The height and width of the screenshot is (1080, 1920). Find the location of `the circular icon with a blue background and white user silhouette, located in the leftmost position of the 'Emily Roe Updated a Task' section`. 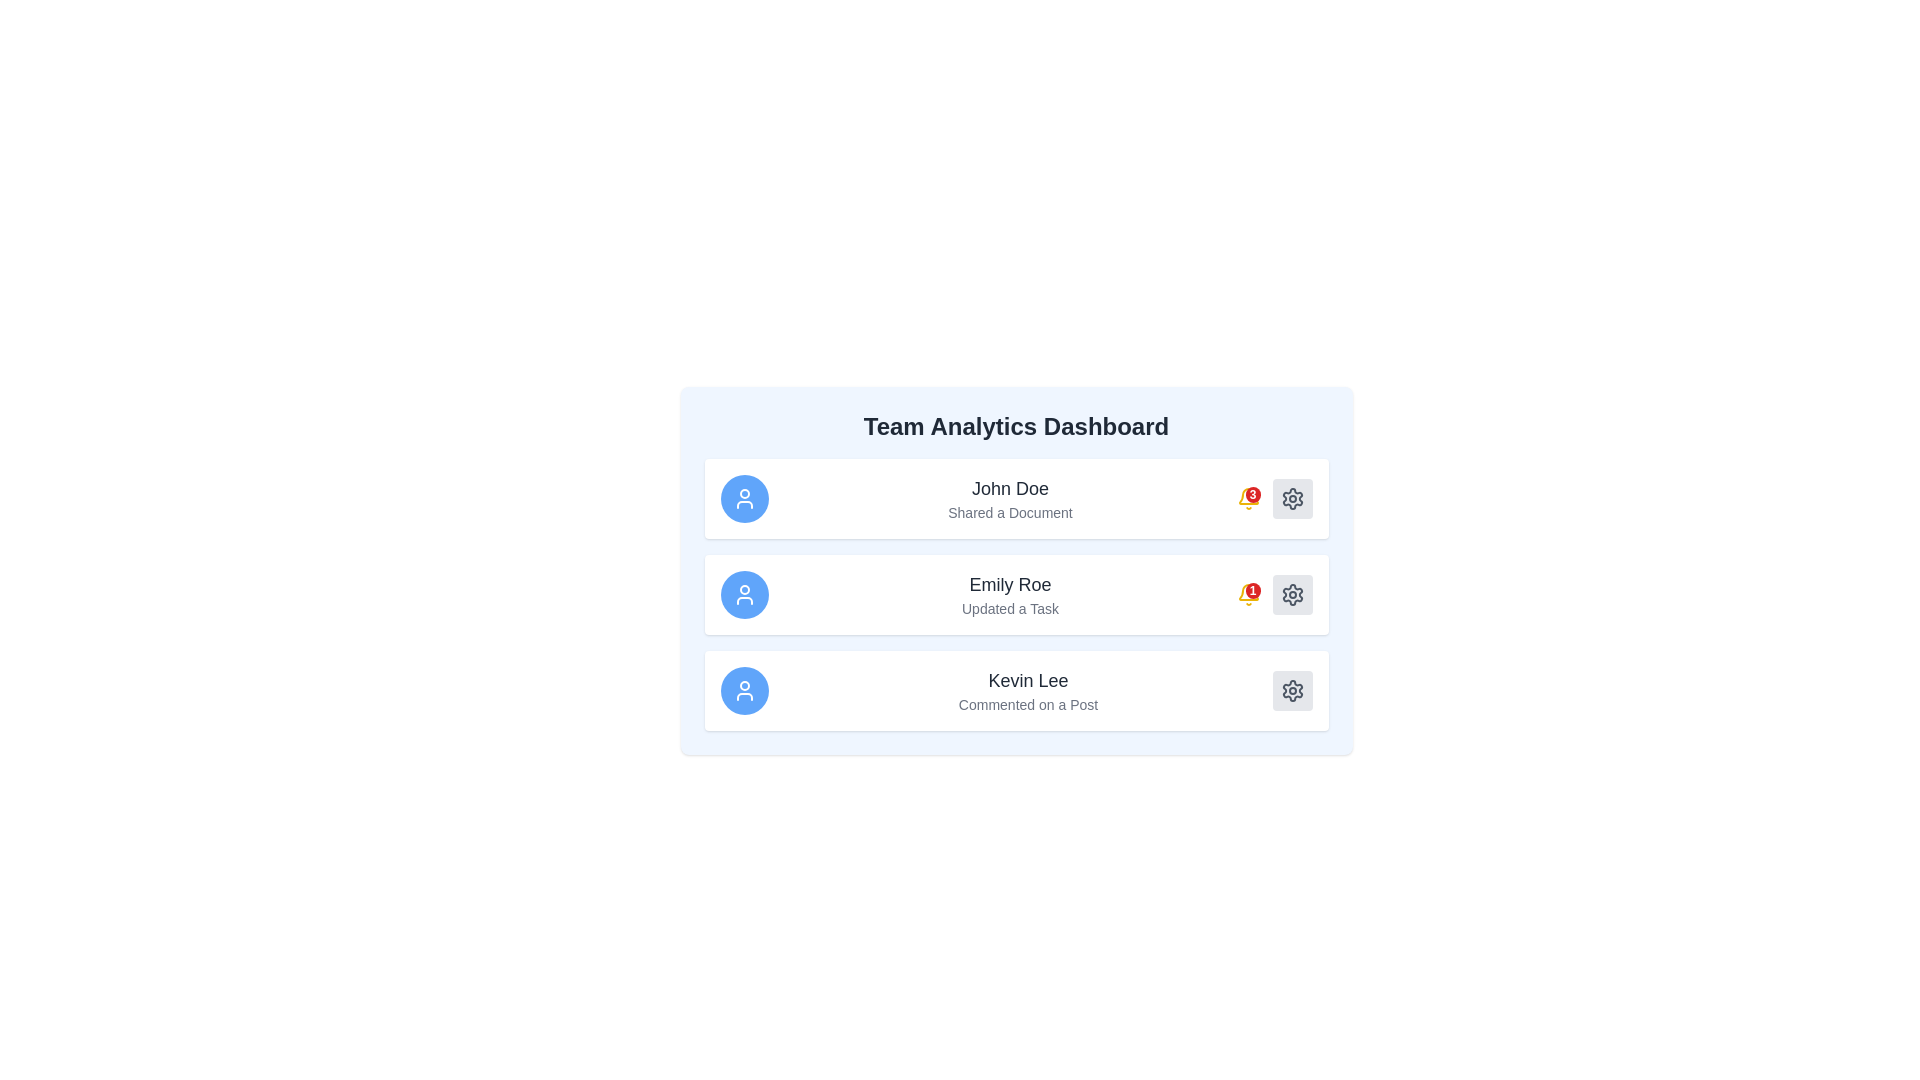

the circular icon with a blue background and white user silhouette, located in the leftmost position of the 'Emily Roe Updated a Task' section is located at coordinates (743, 593).